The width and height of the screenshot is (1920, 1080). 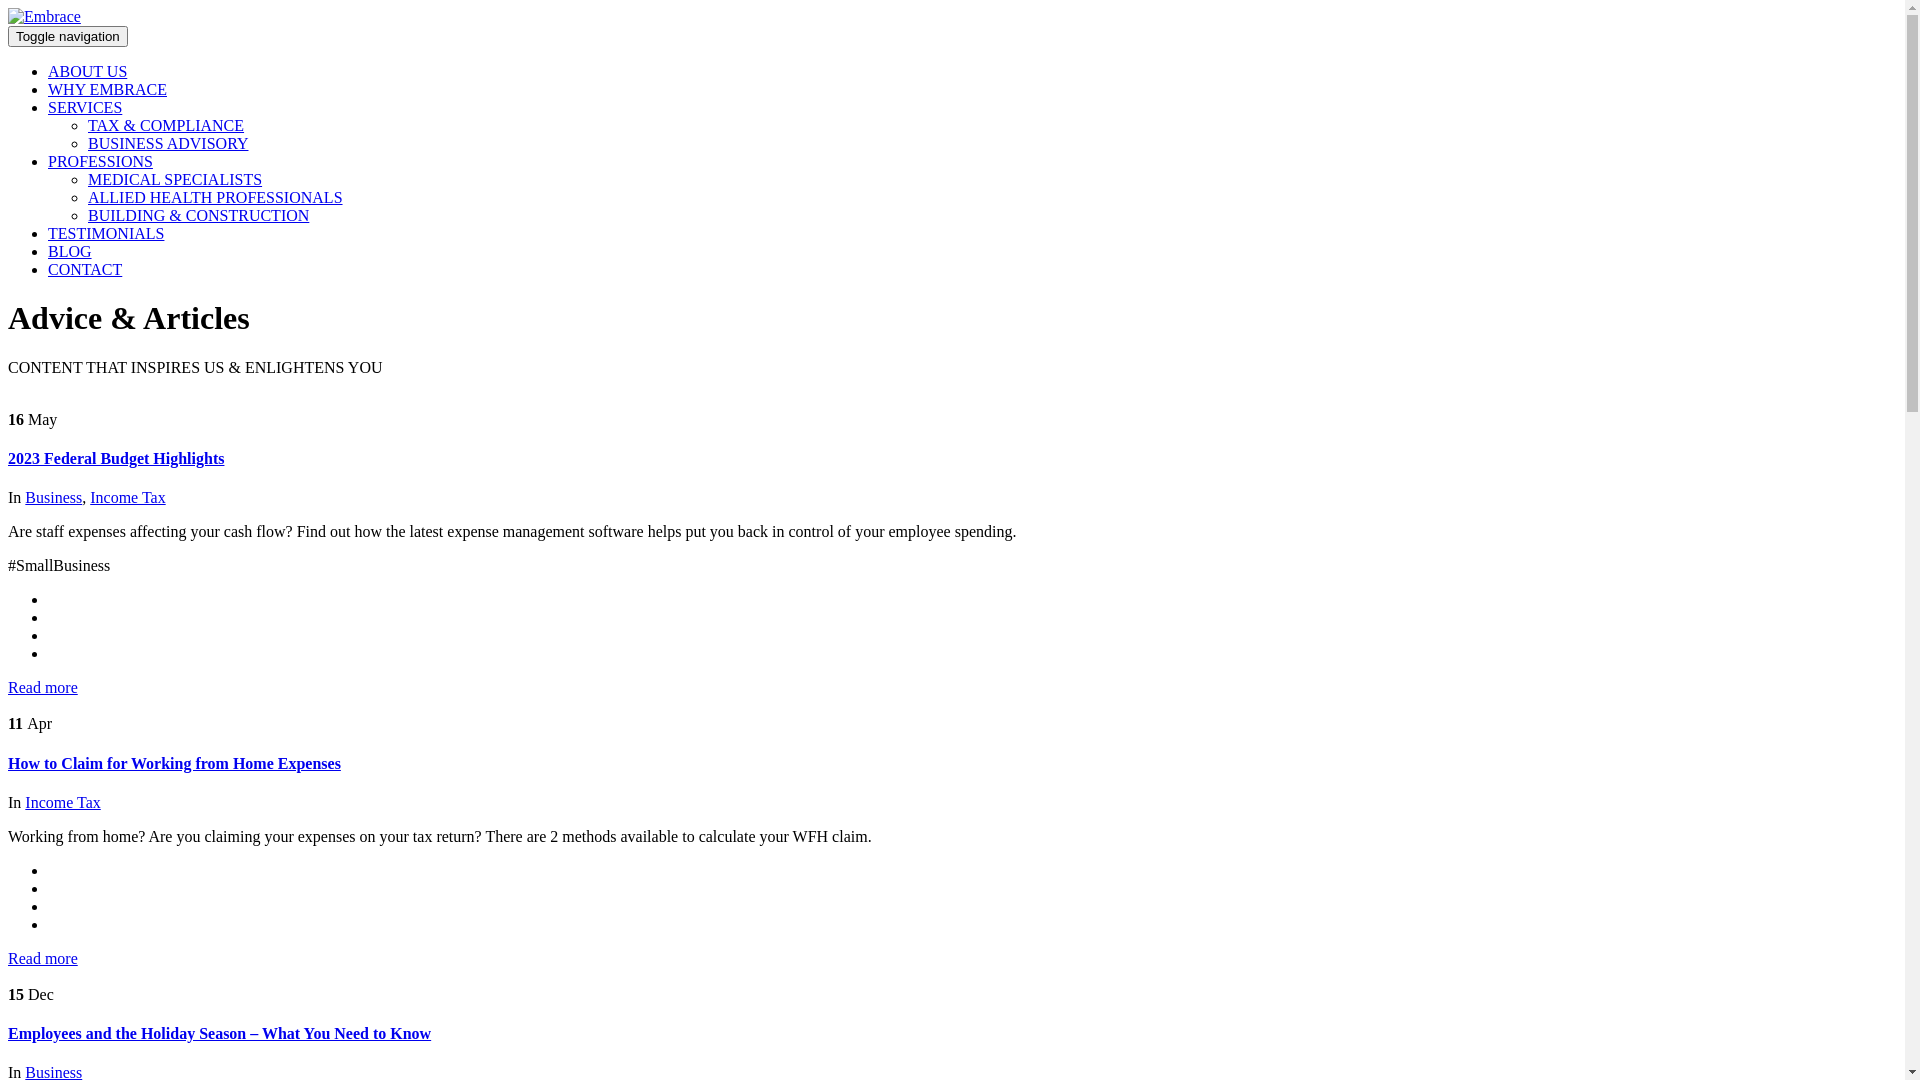 I want to click on 'PROFESSIONS', so click(x=48, y=160).